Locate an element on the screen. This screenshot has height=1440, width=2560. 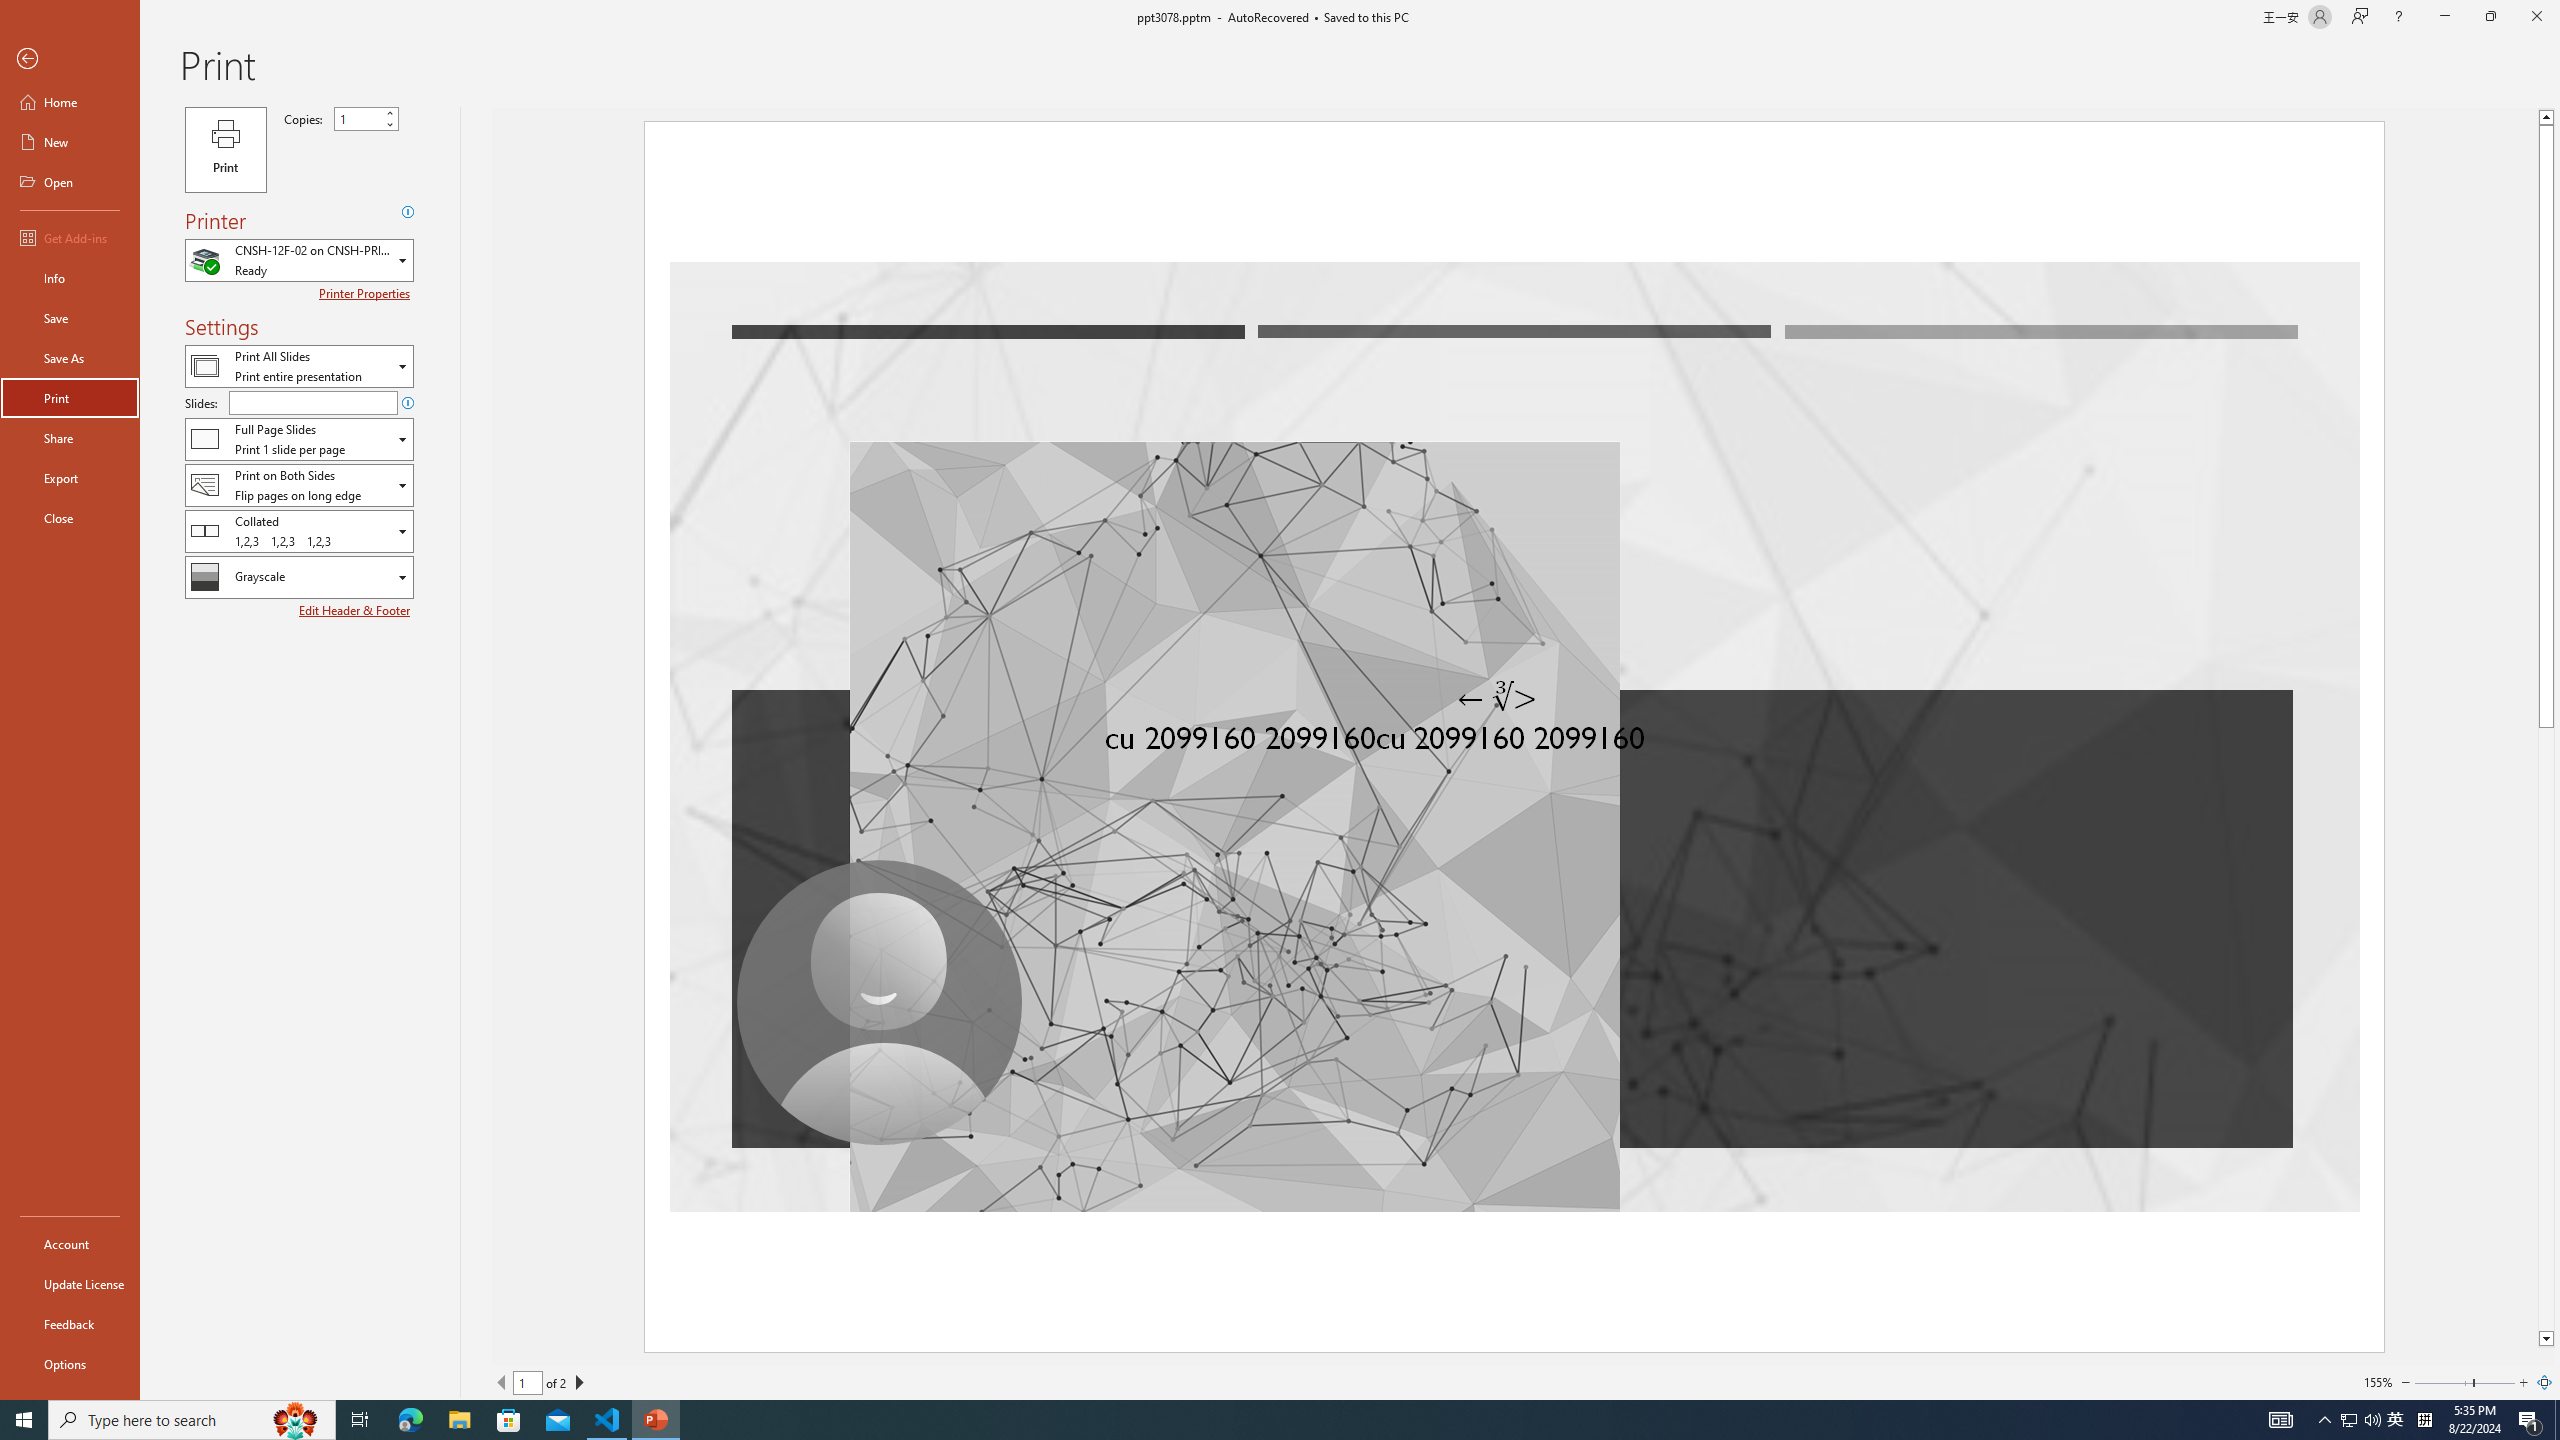
'Class: NetUIScrollBar' is located at coordinates (2544, 727).